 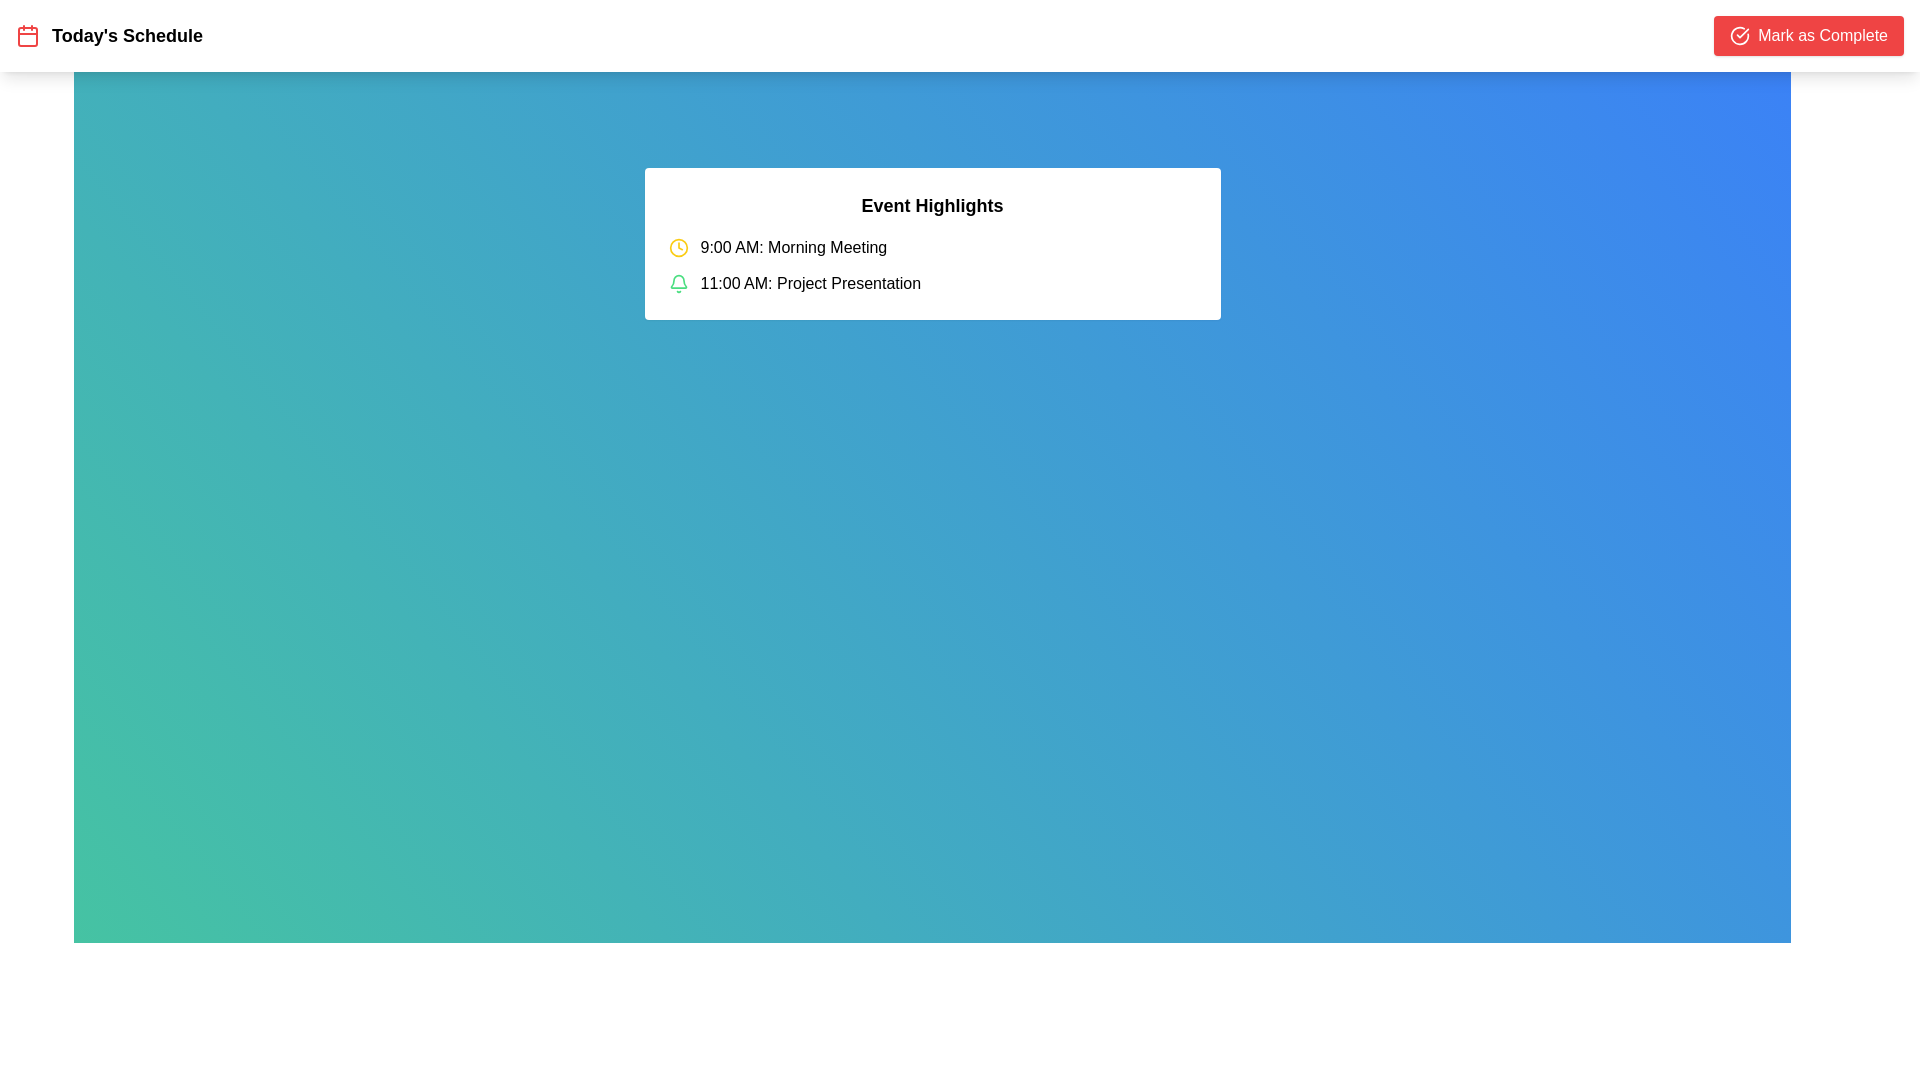 What do you see at coordinates (678, 284) in the screenshot?
I see `the bell icon with a green outline, which signifies a notification, located to the left of the text '11:00 AM: Project Presentation'` at bounding box center [678, 284].